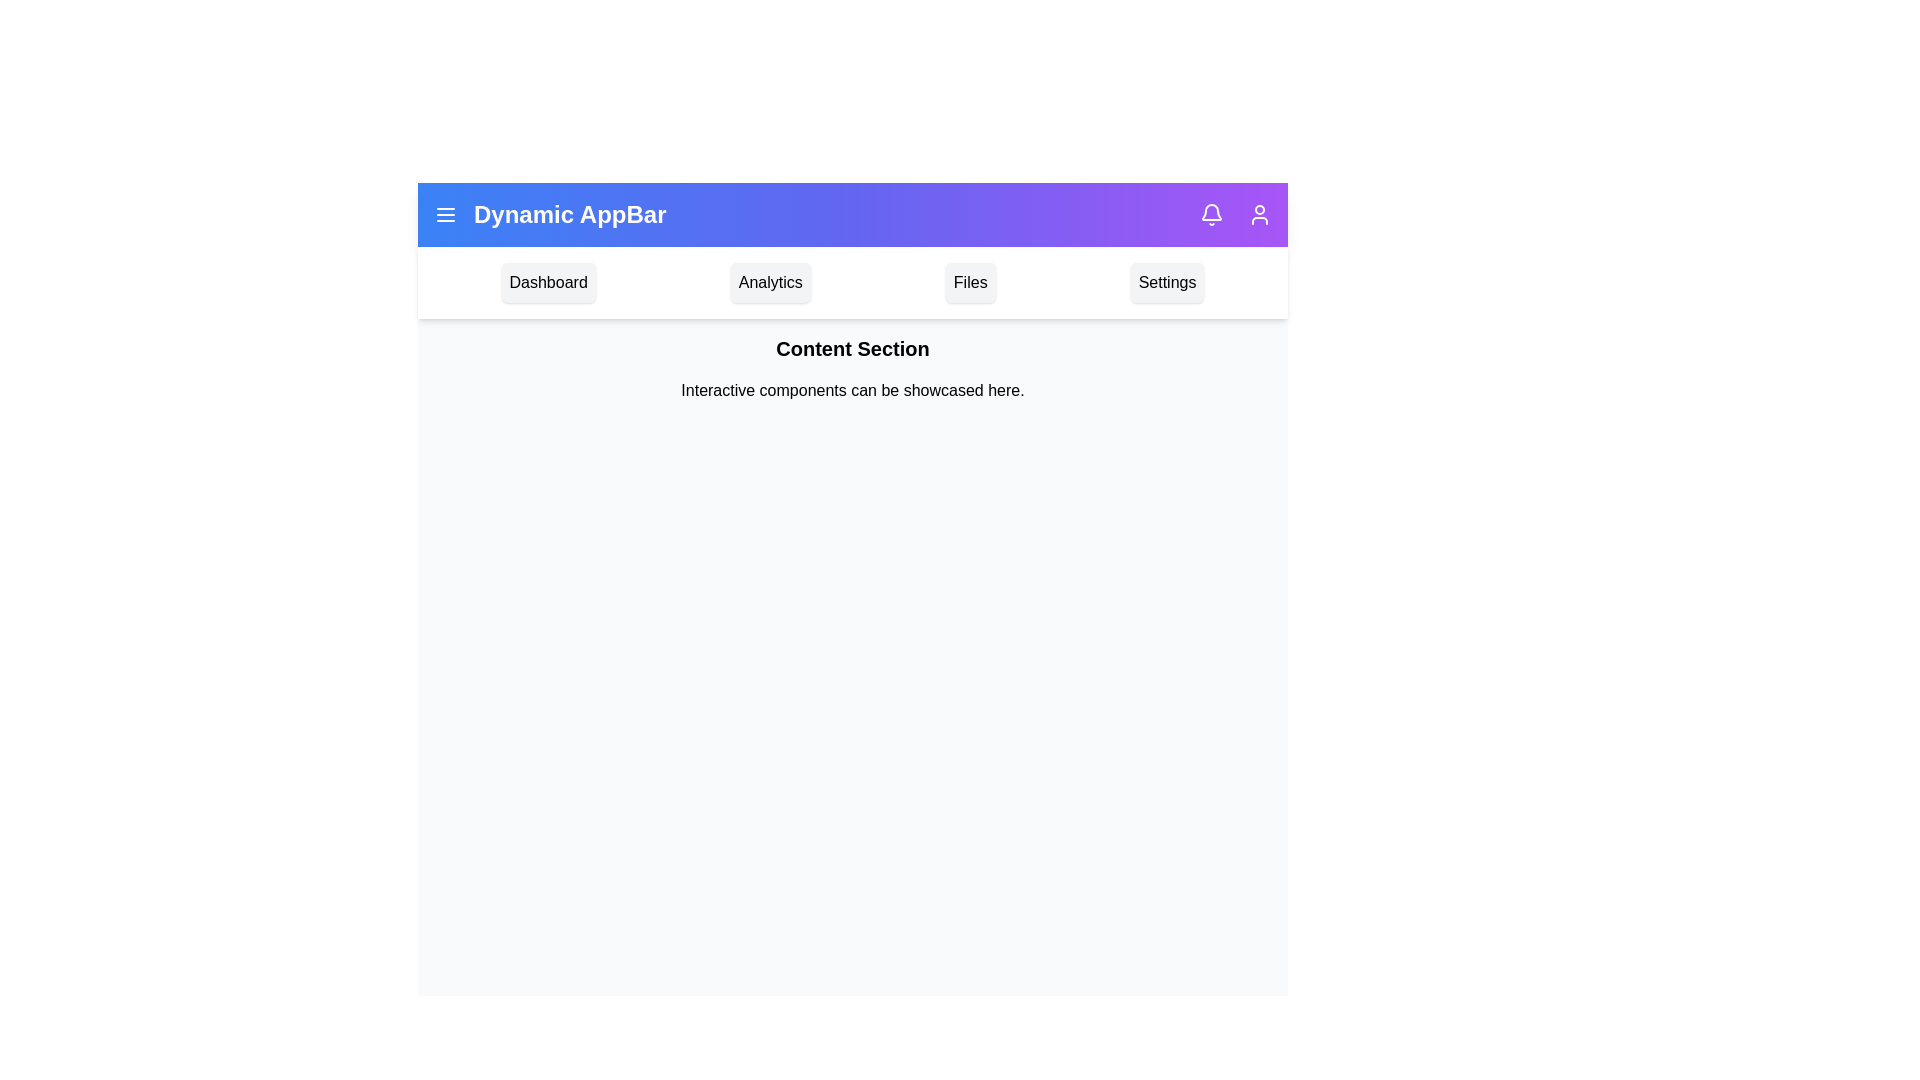 Image resolution: width=1920 pixels, height=1080 pixels. Describe the element at coordinates (1258, 215) in the screenshot. I see `the user profile icon to open the user profile menu` at that location.